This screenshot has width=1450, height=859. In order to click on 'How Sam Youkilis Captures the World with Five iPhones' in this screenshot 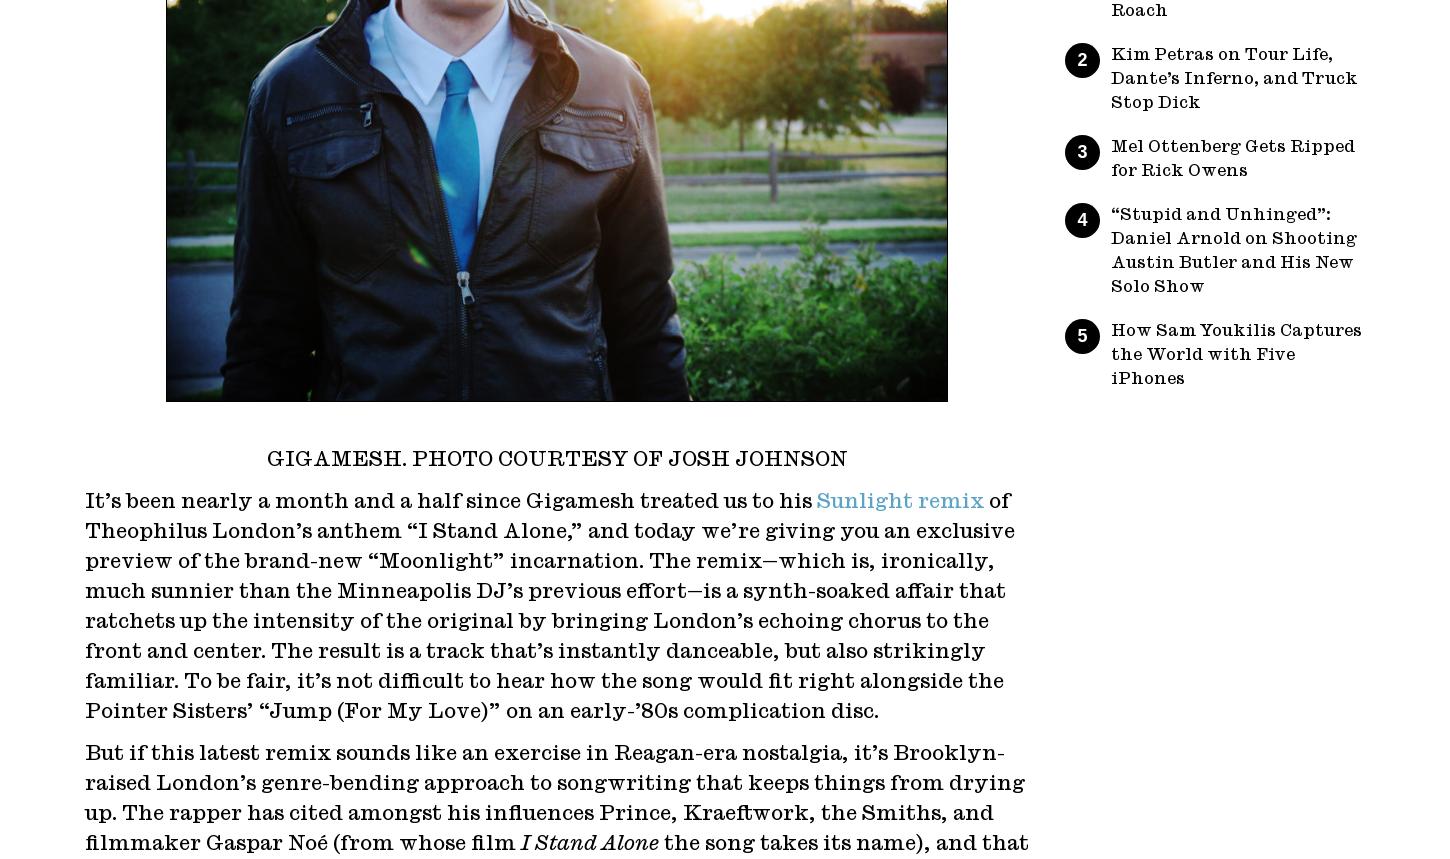, I will do `click(1236, 354)`.